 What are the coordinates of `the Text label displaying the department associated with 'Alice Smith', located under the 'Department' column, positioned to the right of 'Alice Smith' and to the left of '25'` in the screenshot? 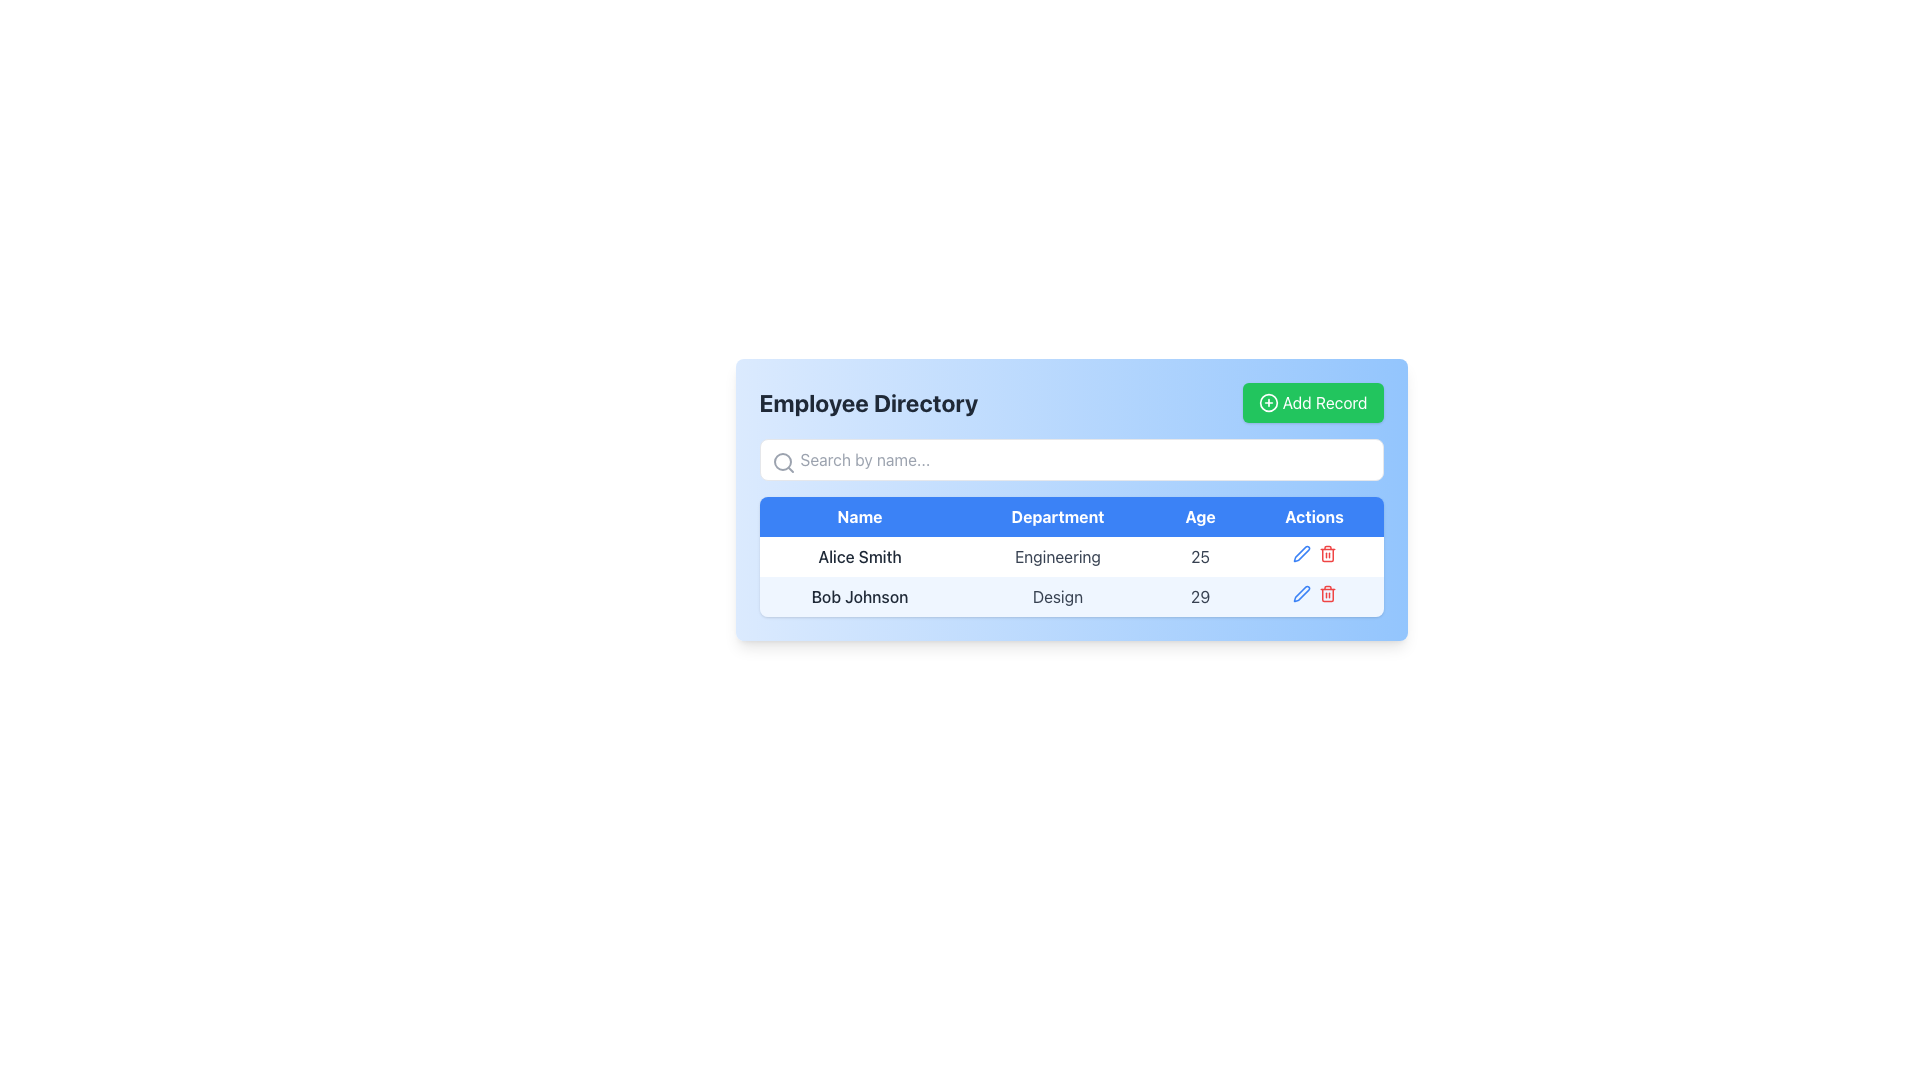 It's located at (1056, 556).